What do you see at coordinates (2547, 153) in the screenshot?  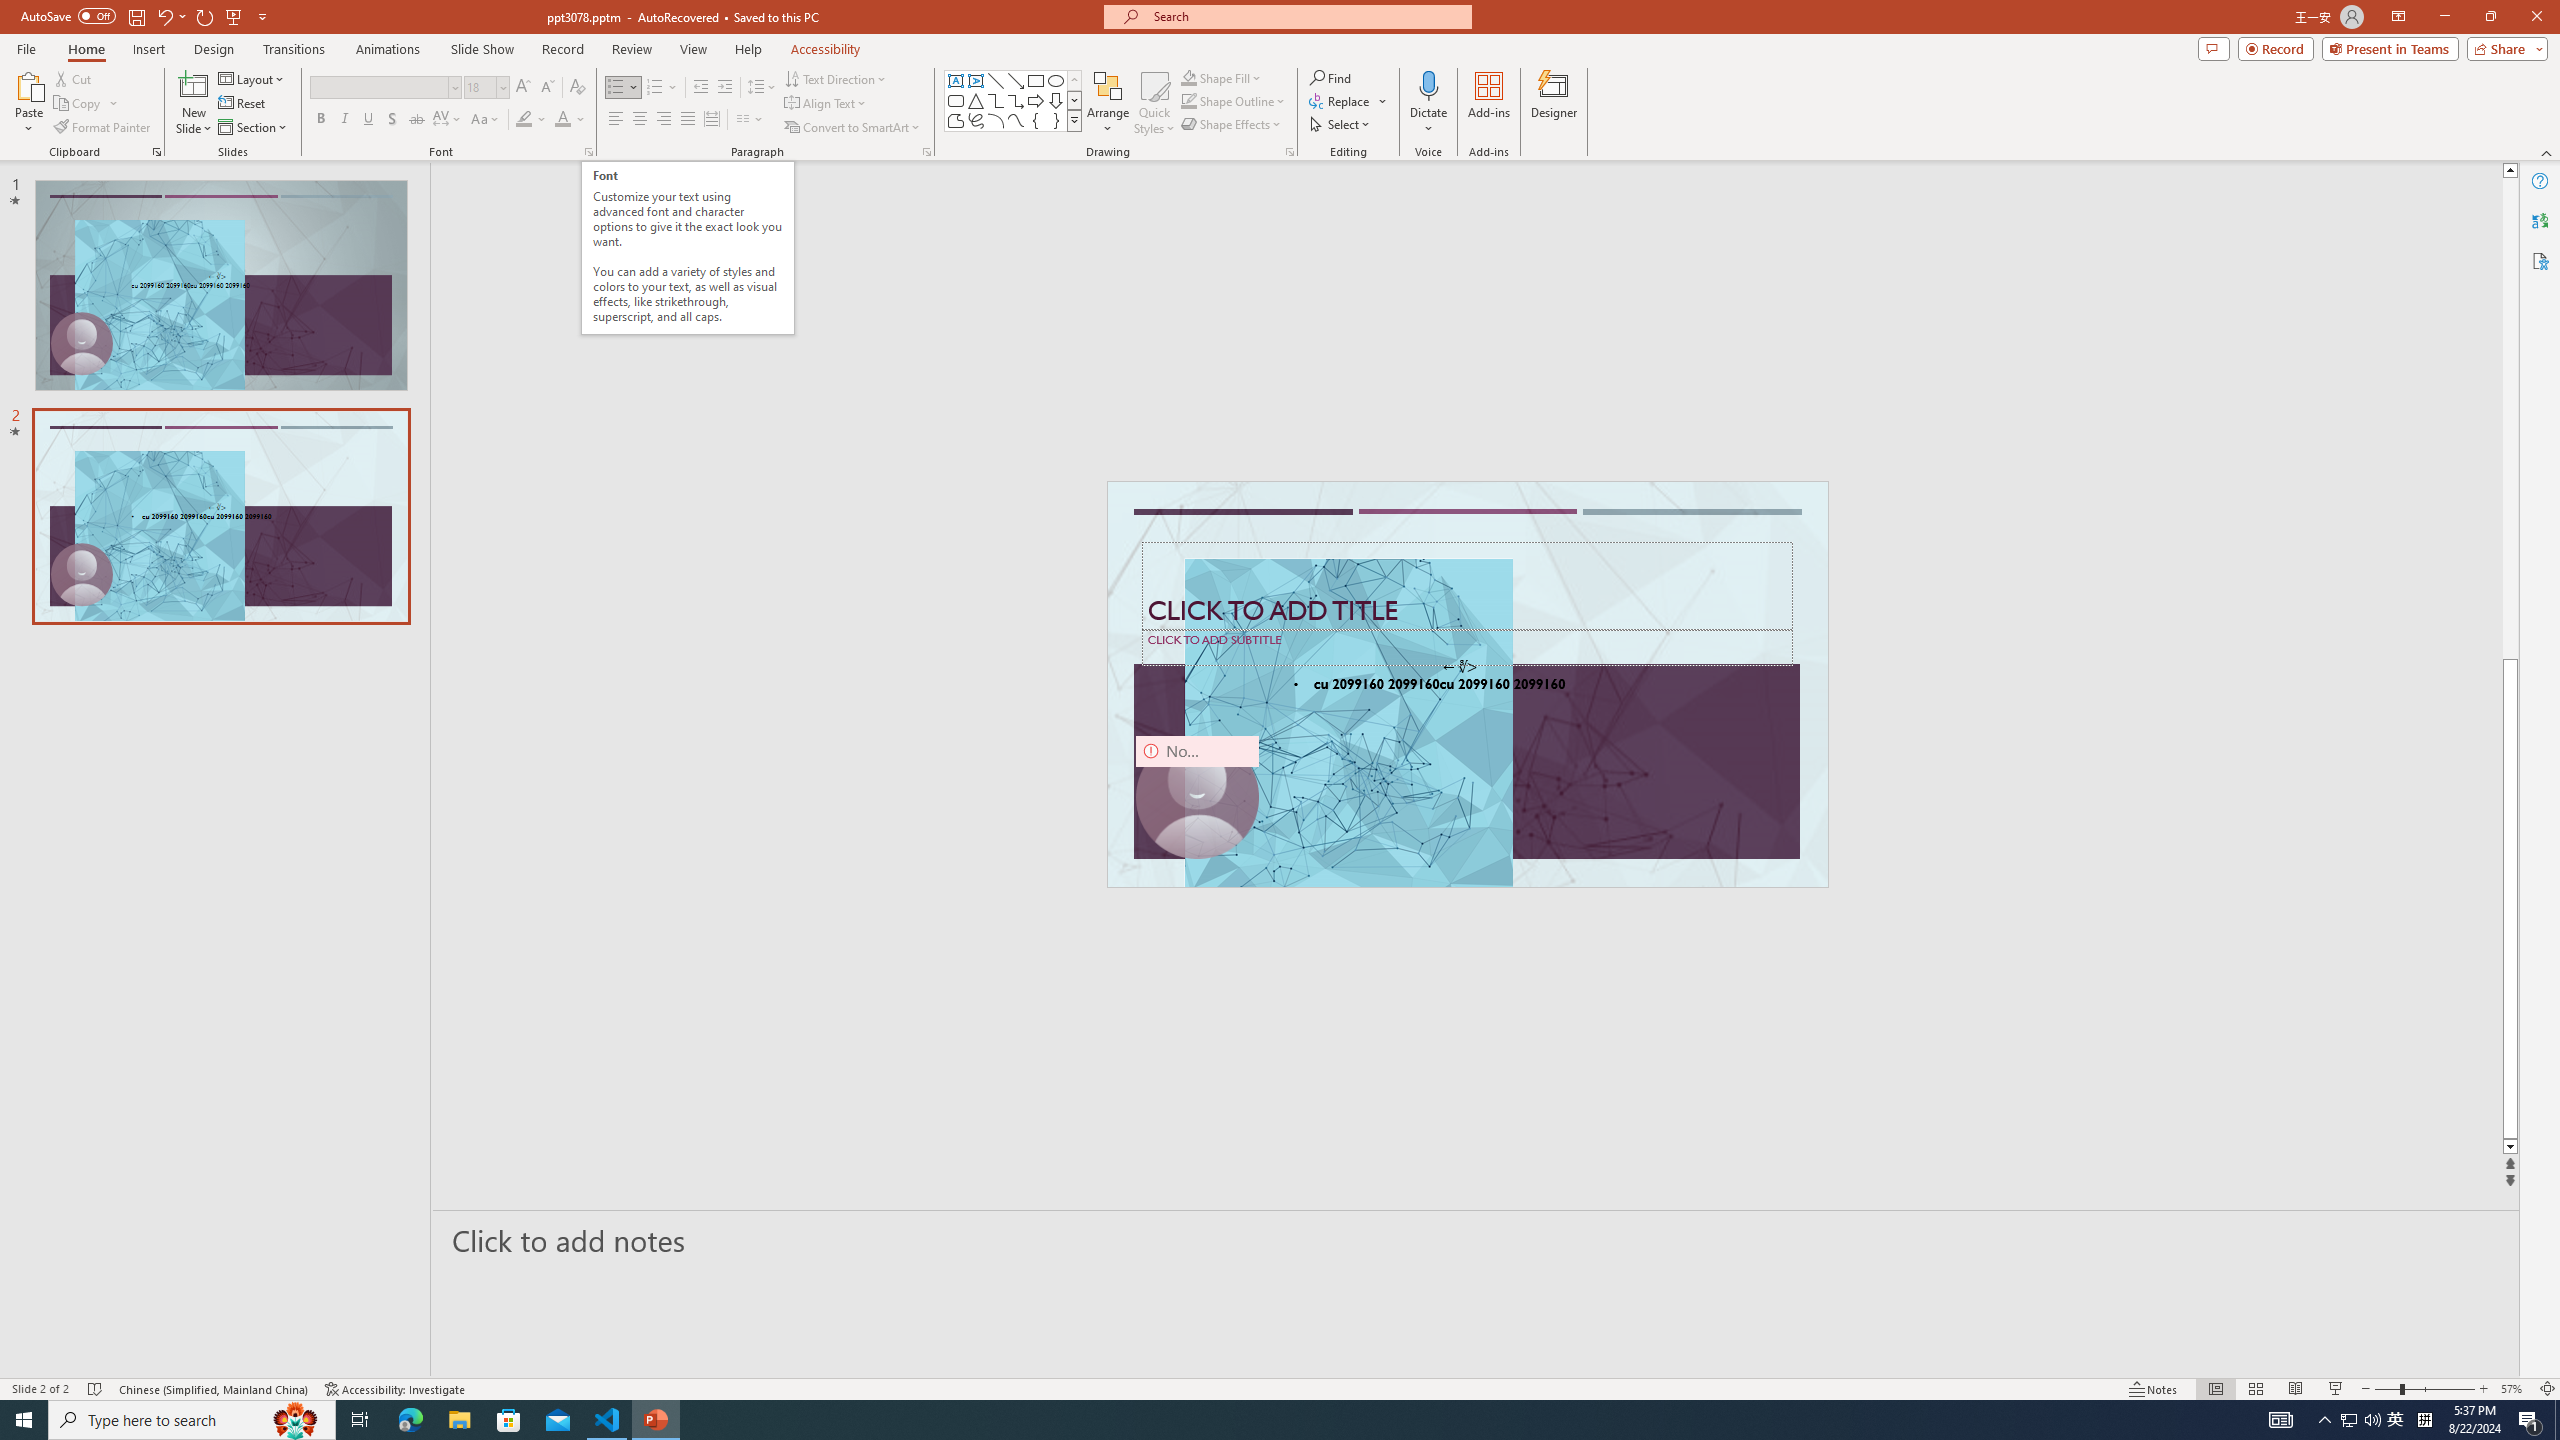 I see `'Collapse the Ribbon'` at bounding box center [2547, 153].